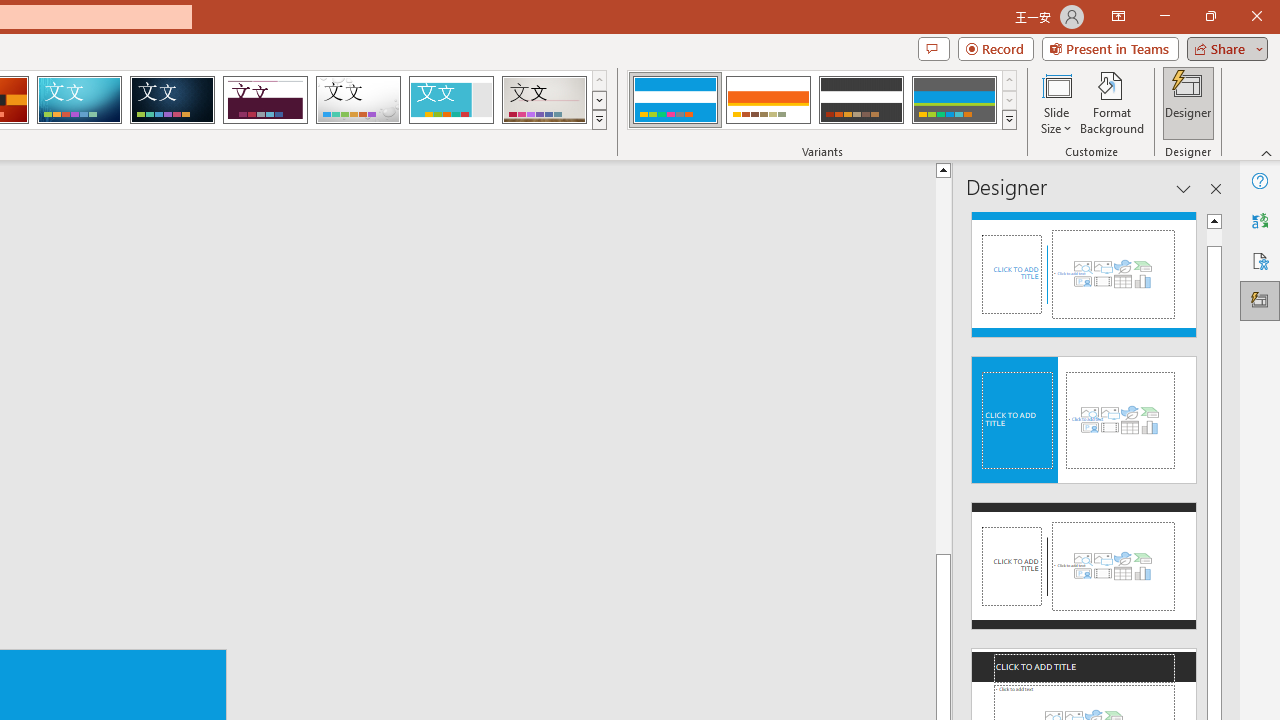 The width and height of the screenshot is (1280, 720). What do you see at coordinates (172, 100) in the screenshot?
I see `'Damask'` at bounding box center [172, 100].